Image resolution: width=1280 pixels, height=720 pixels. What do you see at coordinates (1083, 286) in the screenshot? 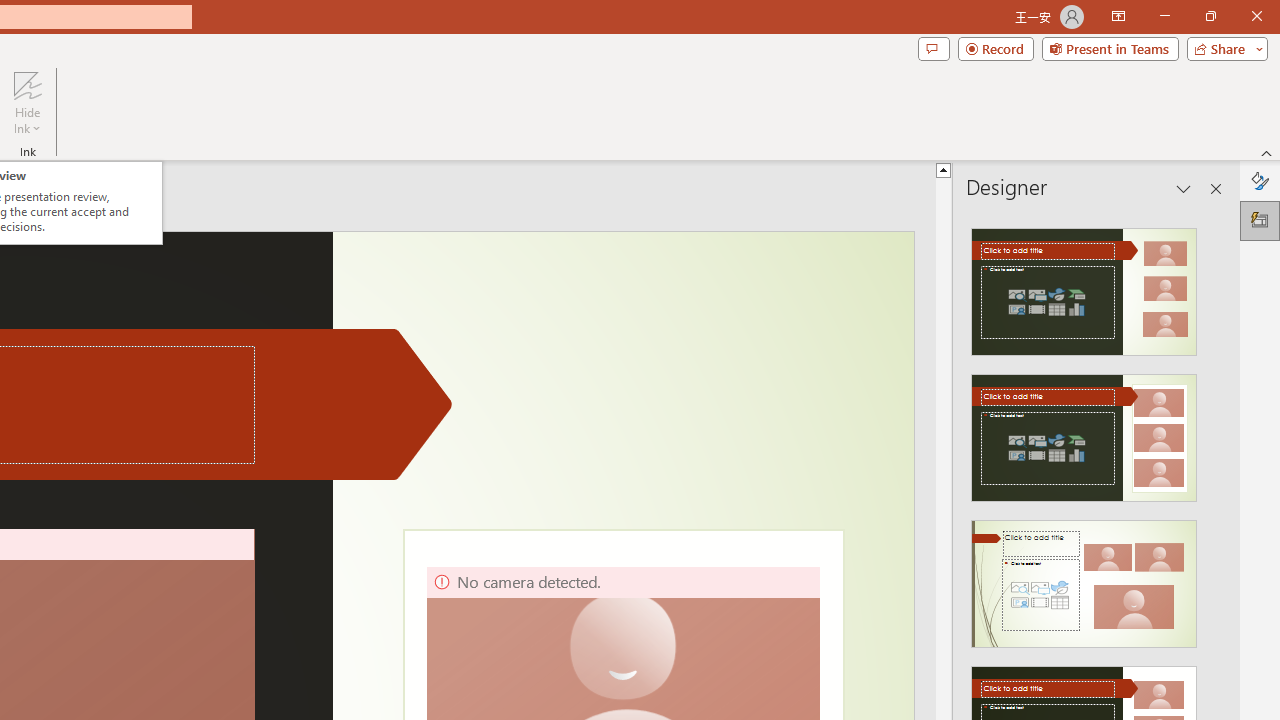
I see `'Recommended Design: Design Idea'` at bounding box center [1083, 286].